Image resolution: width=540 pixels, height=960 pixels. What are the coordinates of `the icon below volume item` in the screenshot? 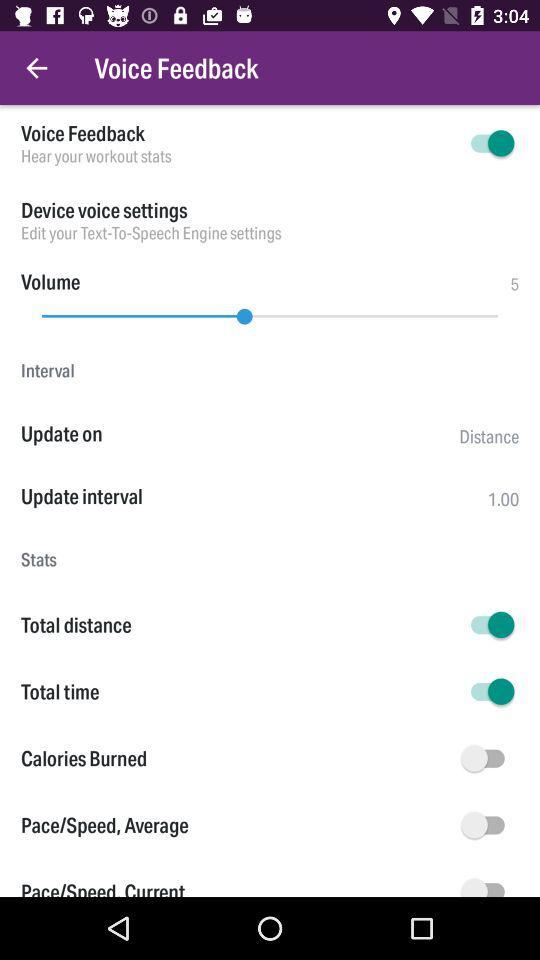 It's located at (270, 311).